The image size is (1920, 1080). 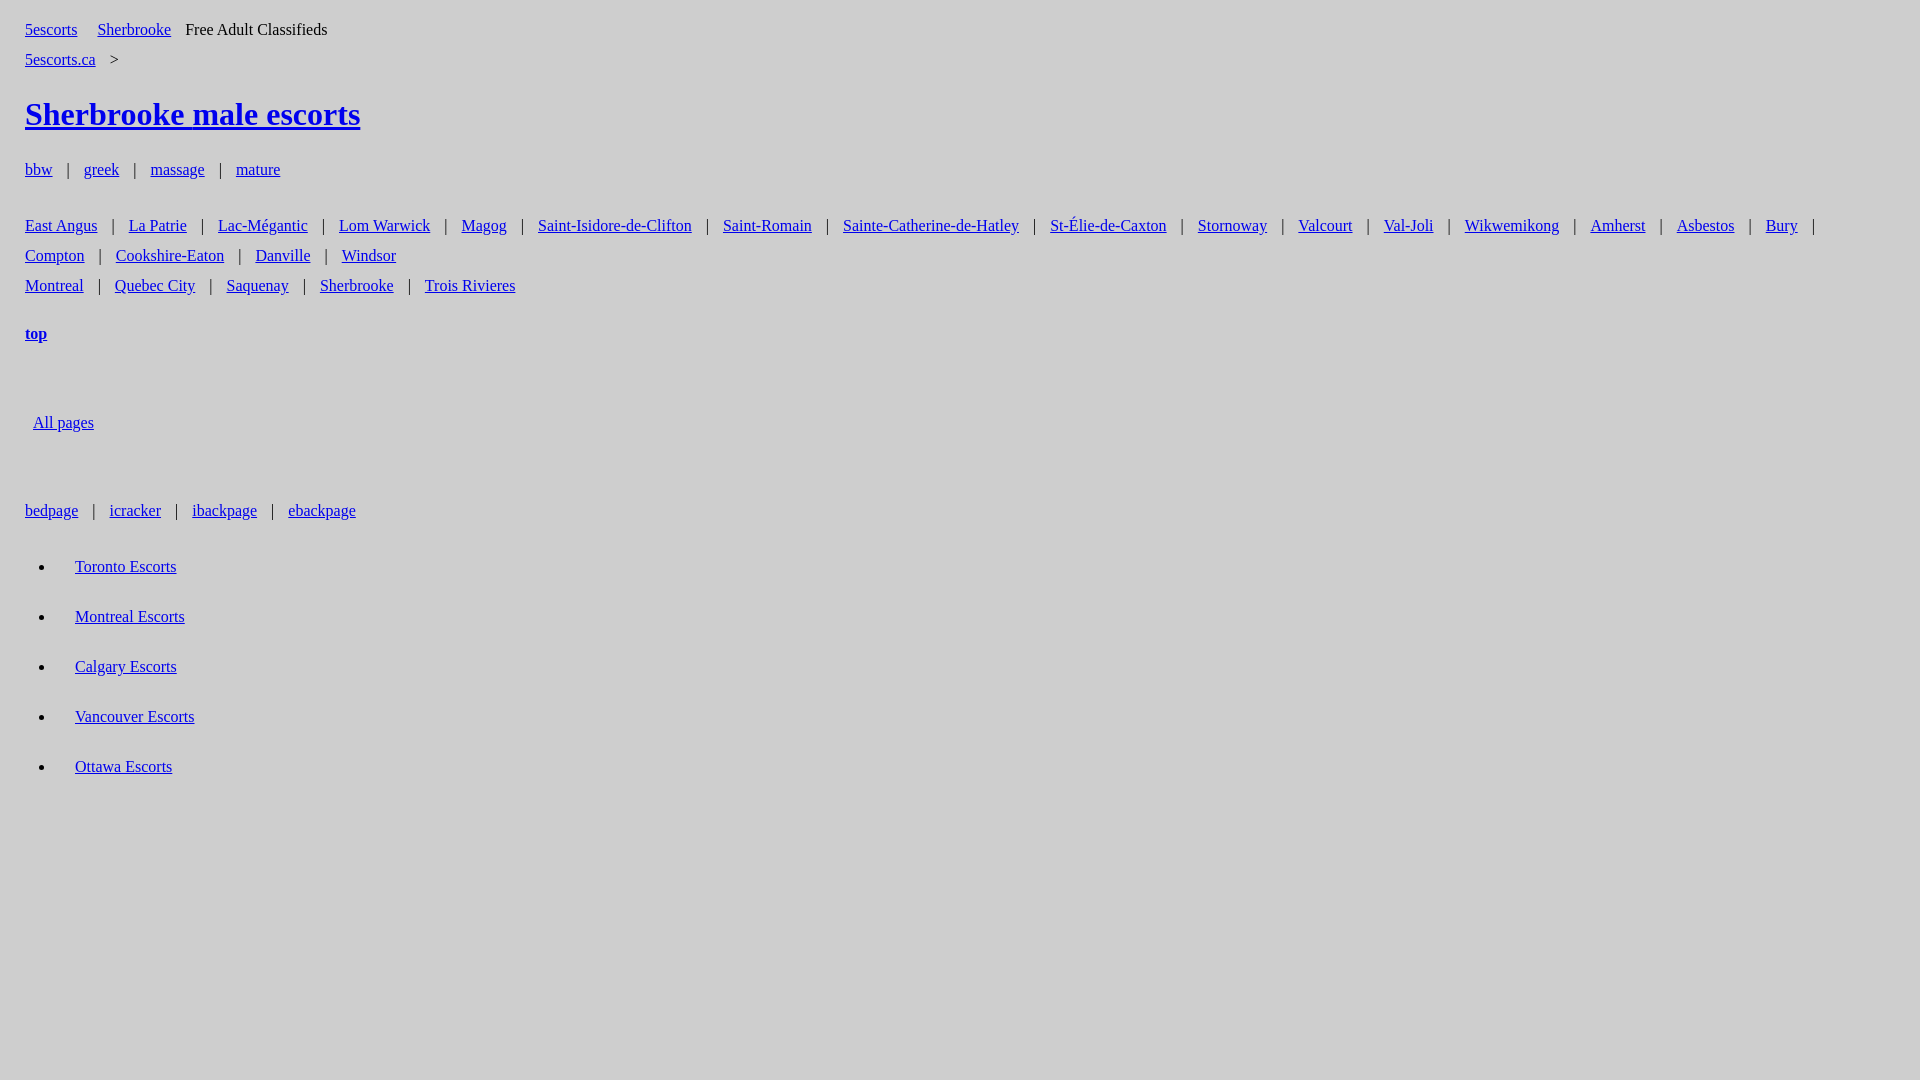 I want to click on 'Wikwemikong', so click(x=1512, y=225).